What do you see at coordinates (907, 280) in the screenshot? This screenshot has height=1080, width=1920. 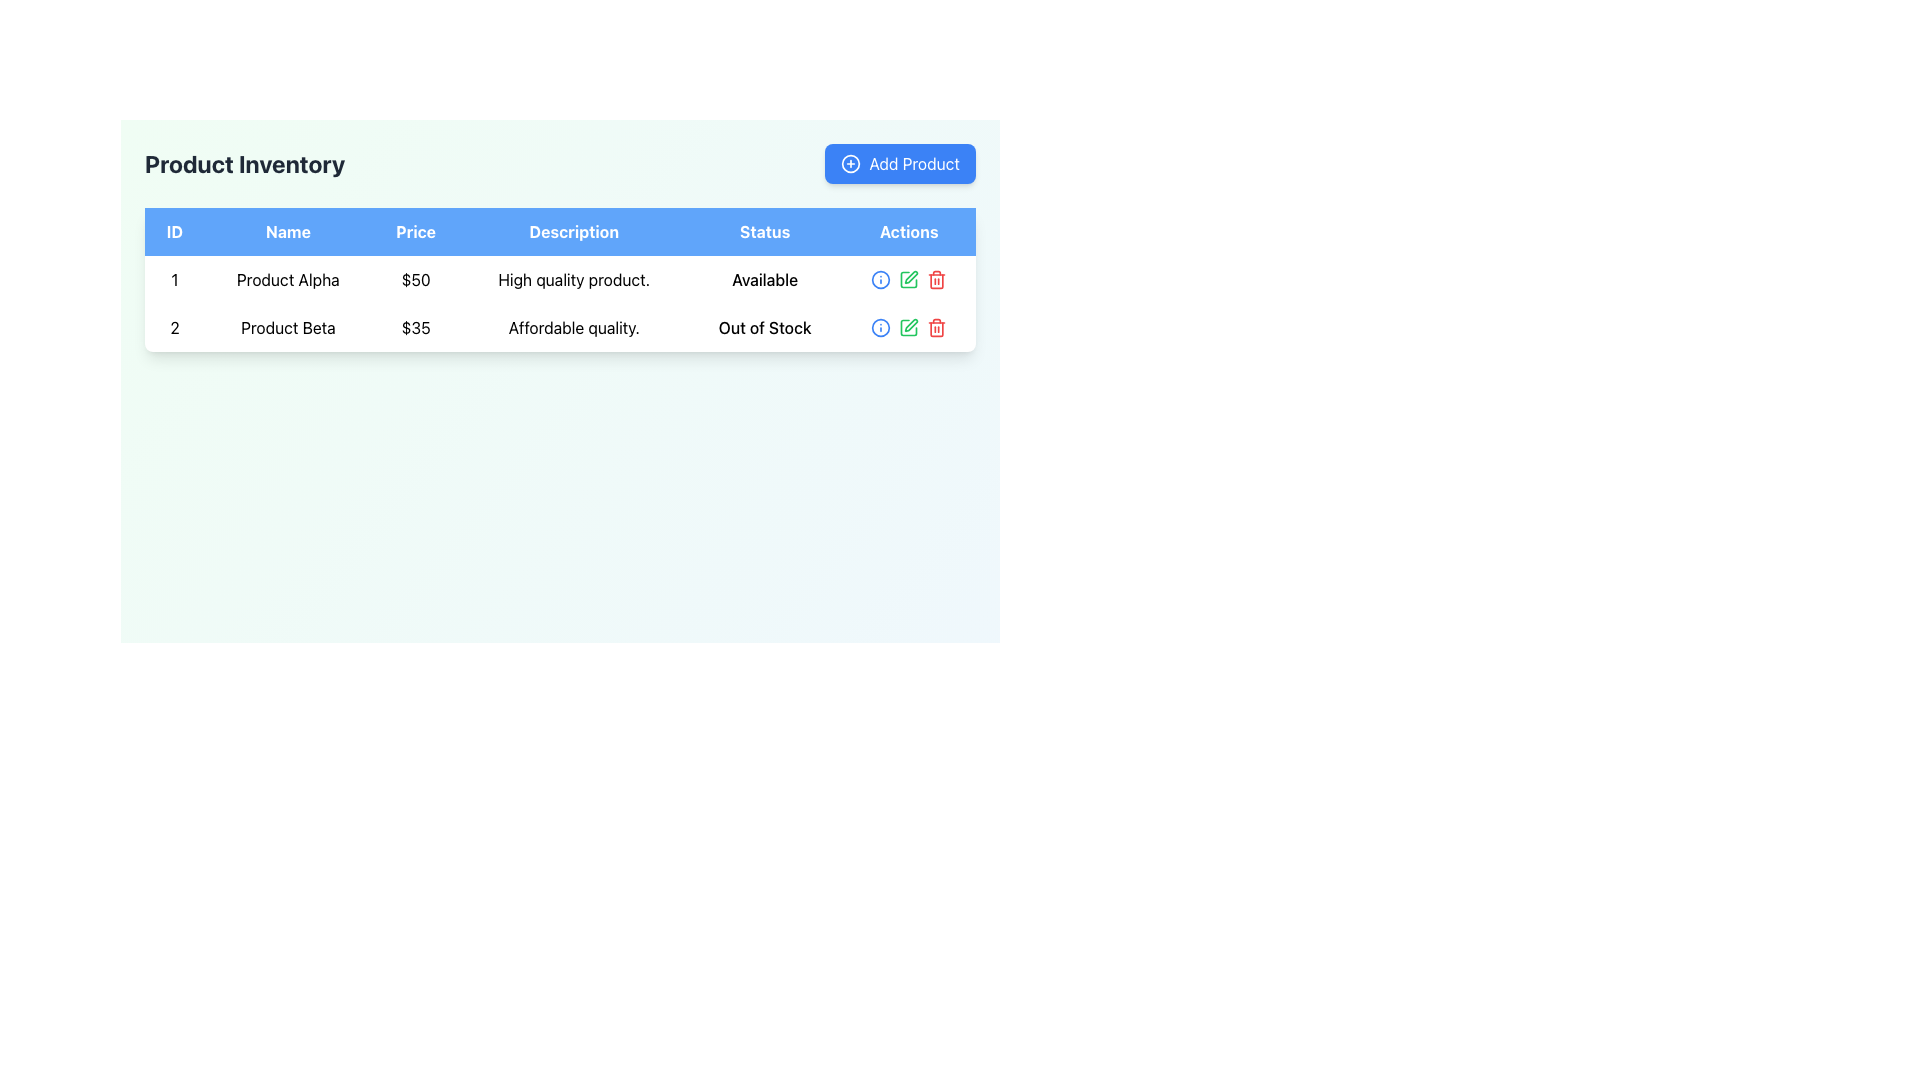 I see `the edit icon button located in the 'Actions' column of the second row to initiate edit mode` at bounding box center [907, 280].